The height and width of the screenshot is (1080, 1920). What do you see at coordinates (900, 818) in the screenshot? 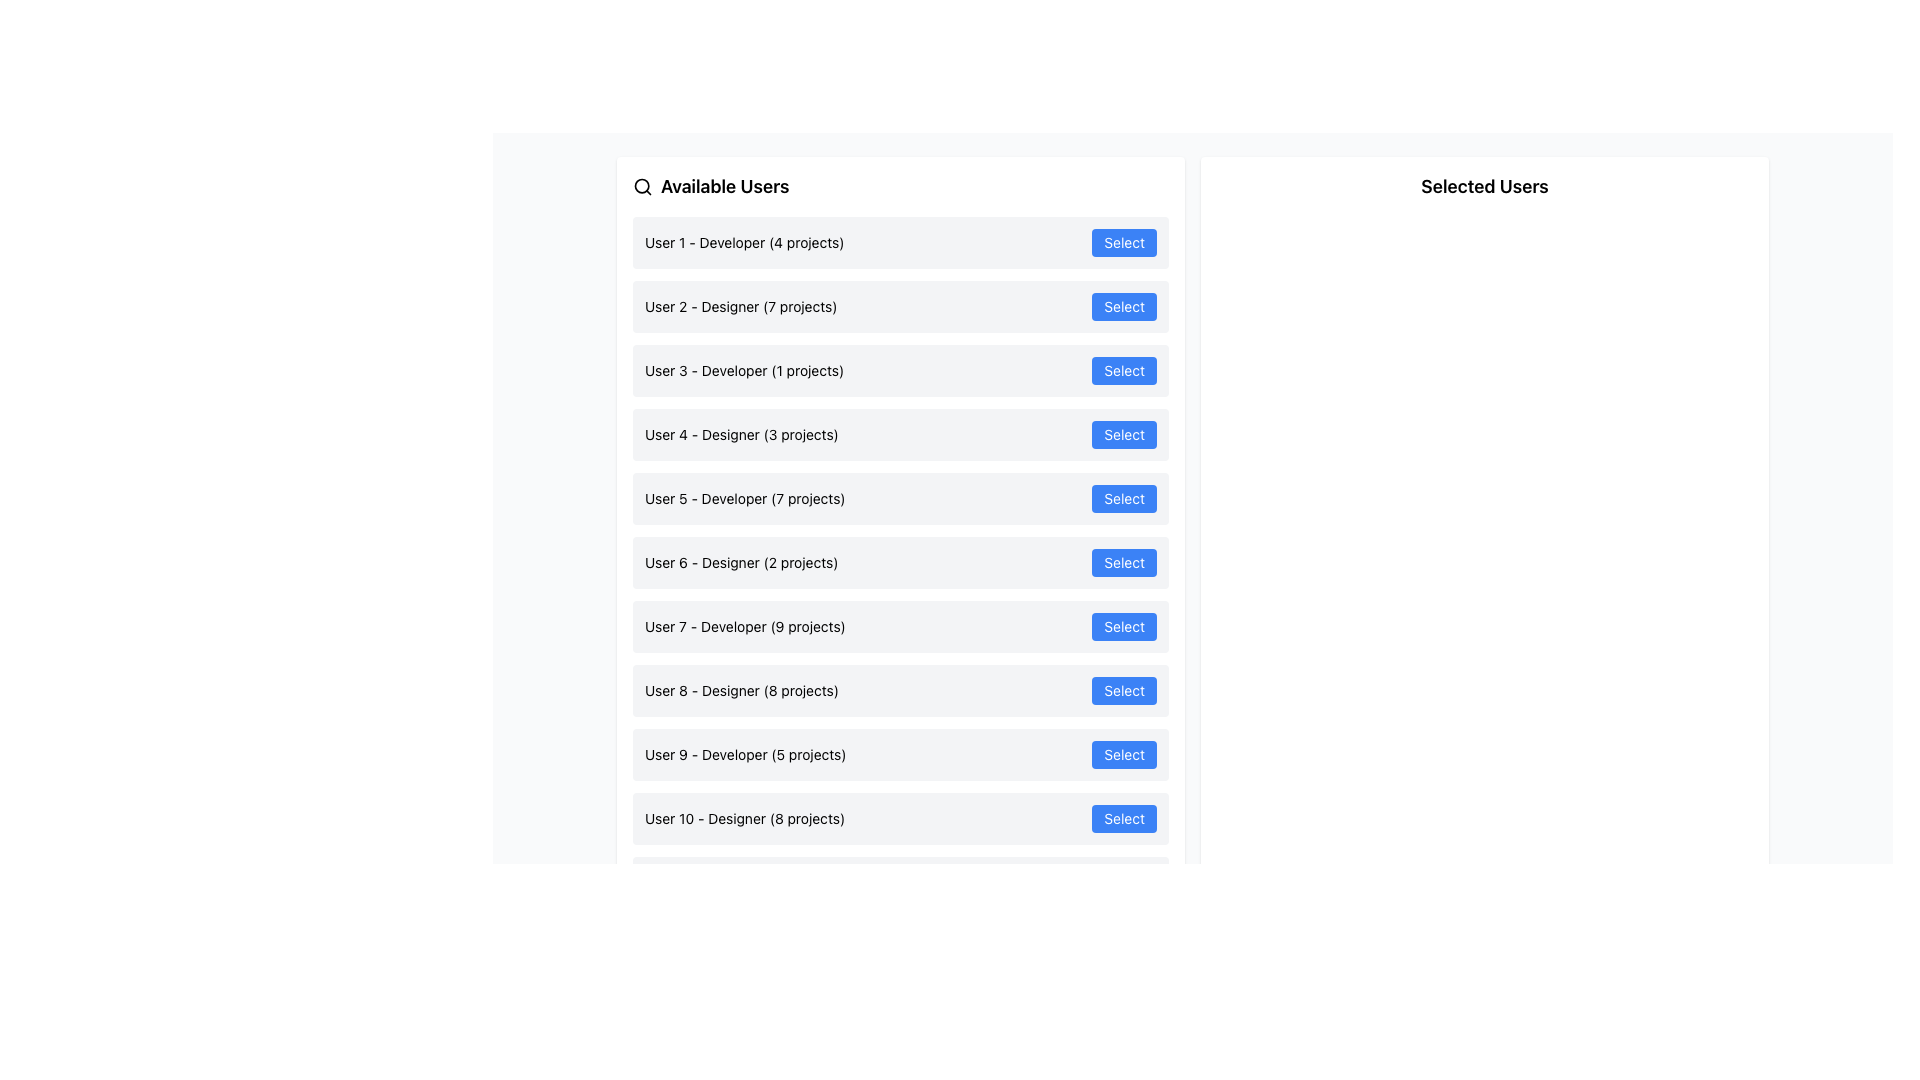
I see `the 'Select' button on the List item for 'User 10 - Designer (8 projects)' in the 'Available Users' section` at bounding box center [900, 818].